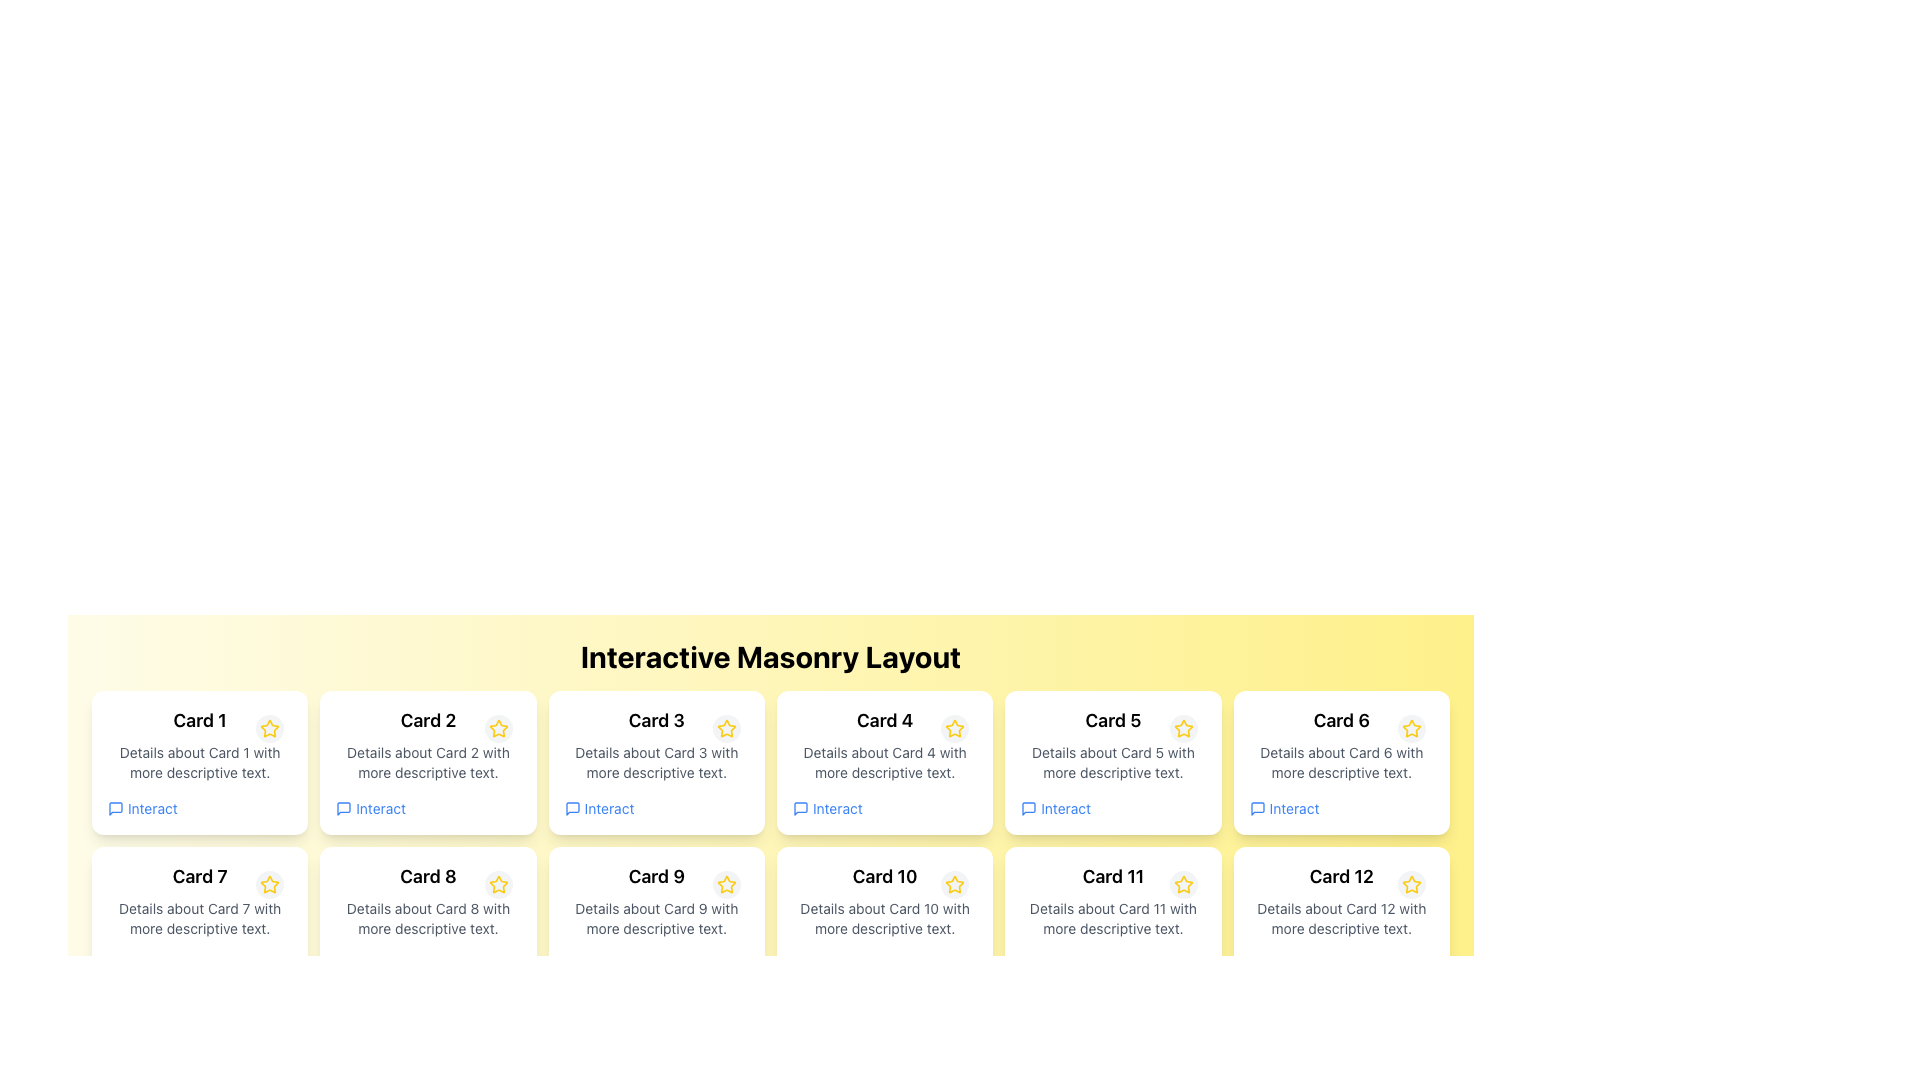  What do you see at coordinates (1410, 885) in the screenshot?
I see `the rounded star-shaped icon button with a yellow border, located at the top-right corner of 'Card 12'` at bounding box center [1410, 885].